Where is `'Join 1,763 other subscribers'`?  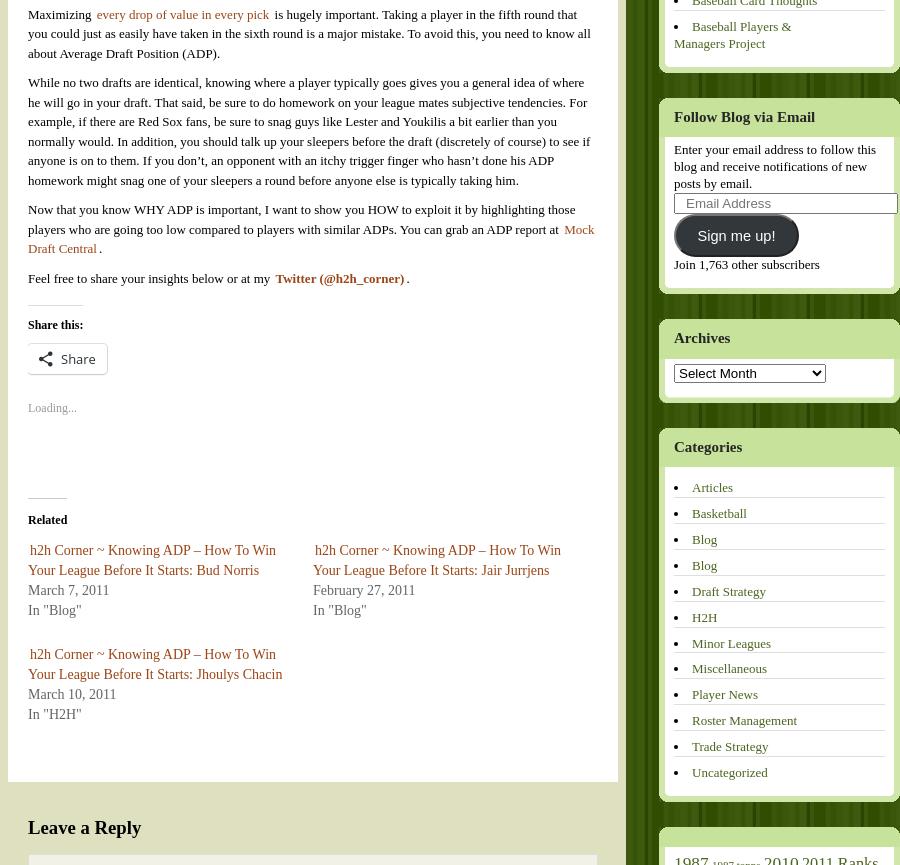 'Join 1,763 other subscribers' is located at coordinates (674, 263).